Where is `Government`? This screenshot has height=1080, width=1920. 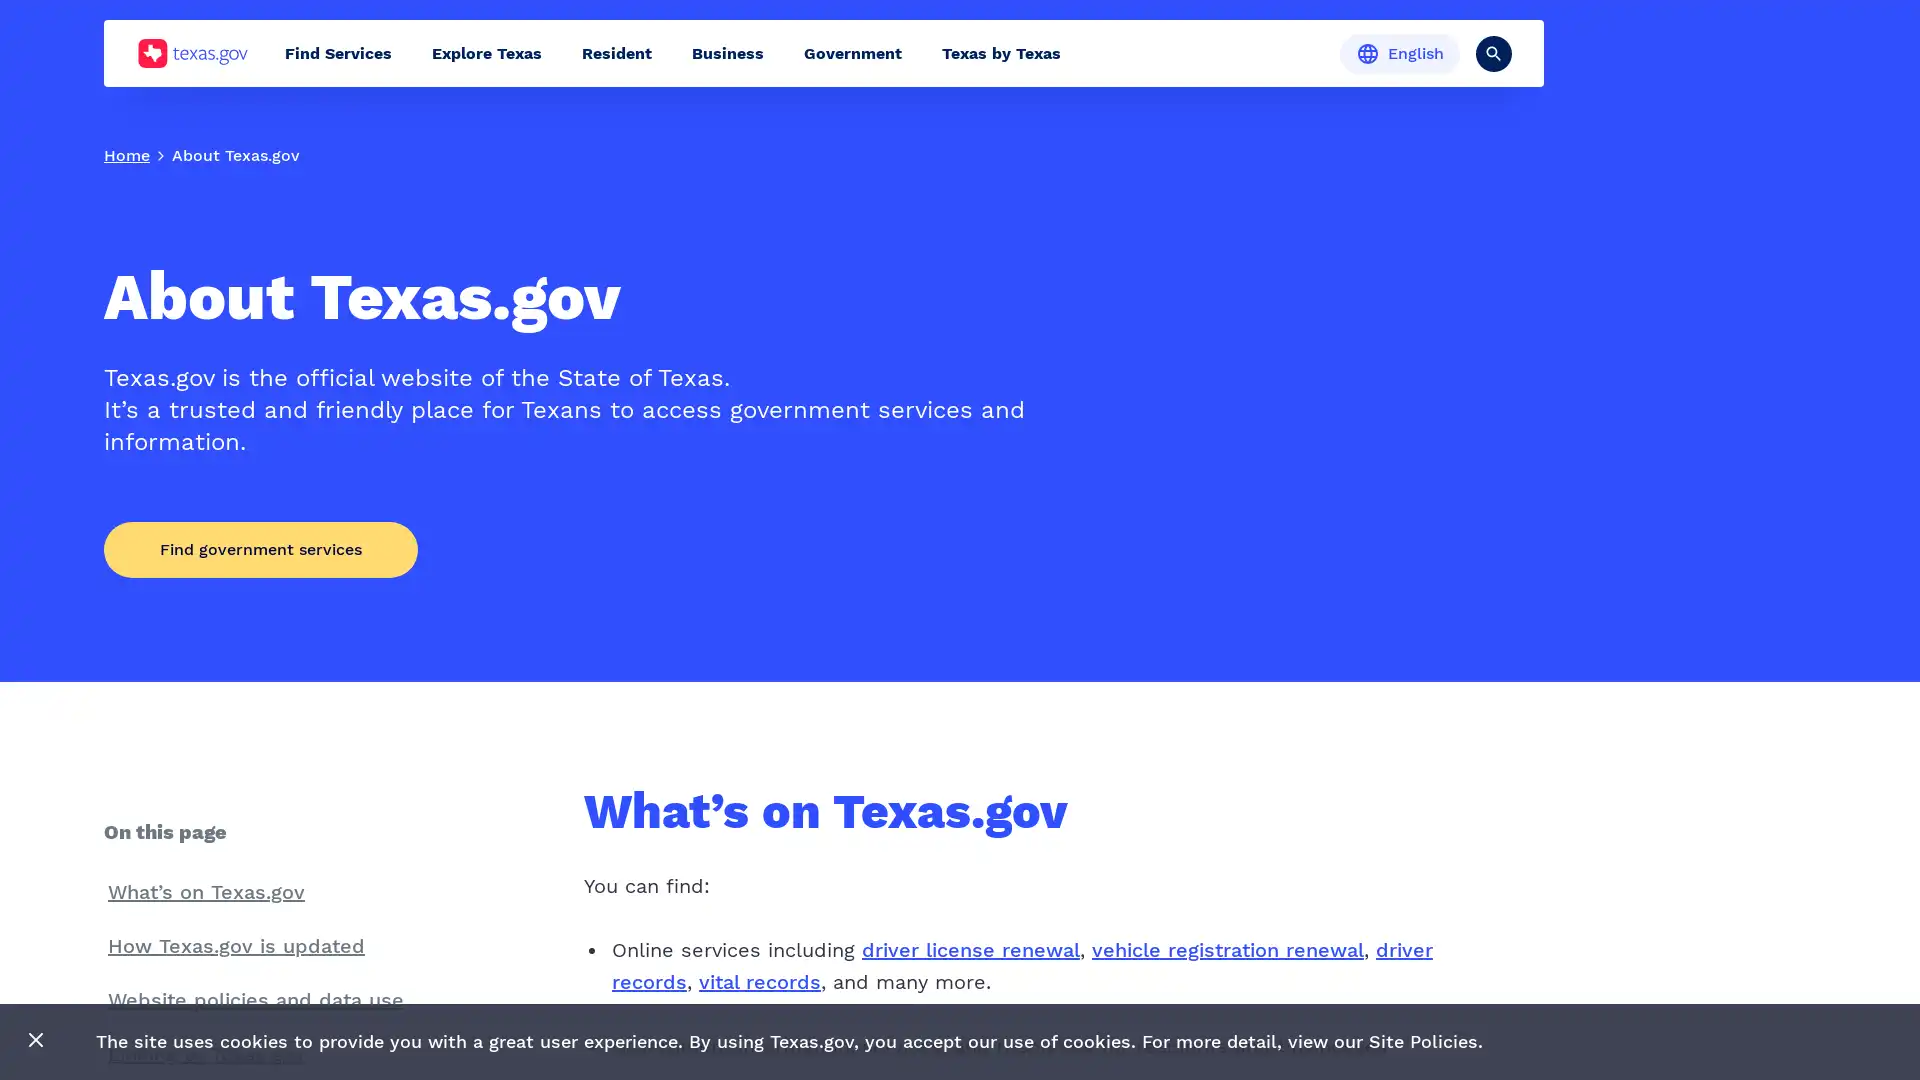
Government is located at coordinates (853, 52).